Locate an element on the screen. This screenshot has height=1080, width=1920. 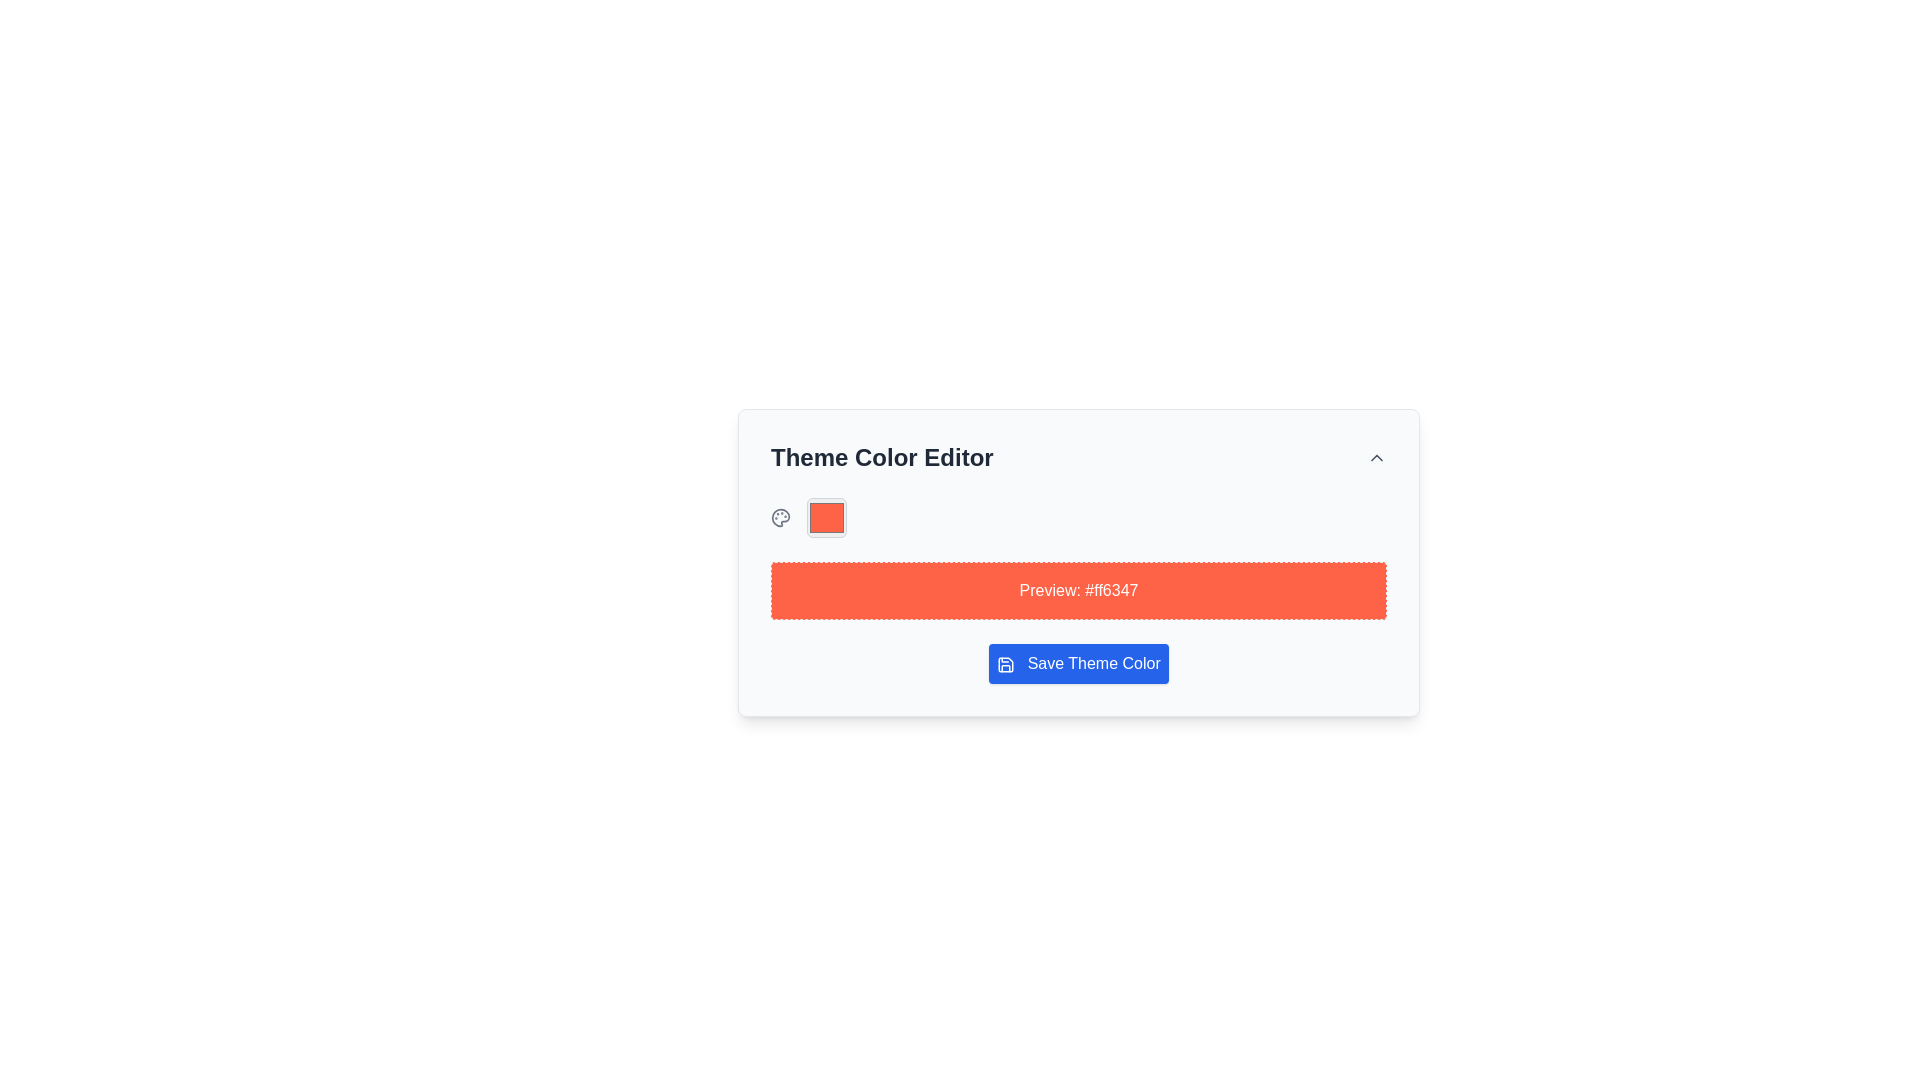
the visual display box with a dashed border and red background that contains the text 'Preview: #ff6347' is located at coordinates (1078, 589).